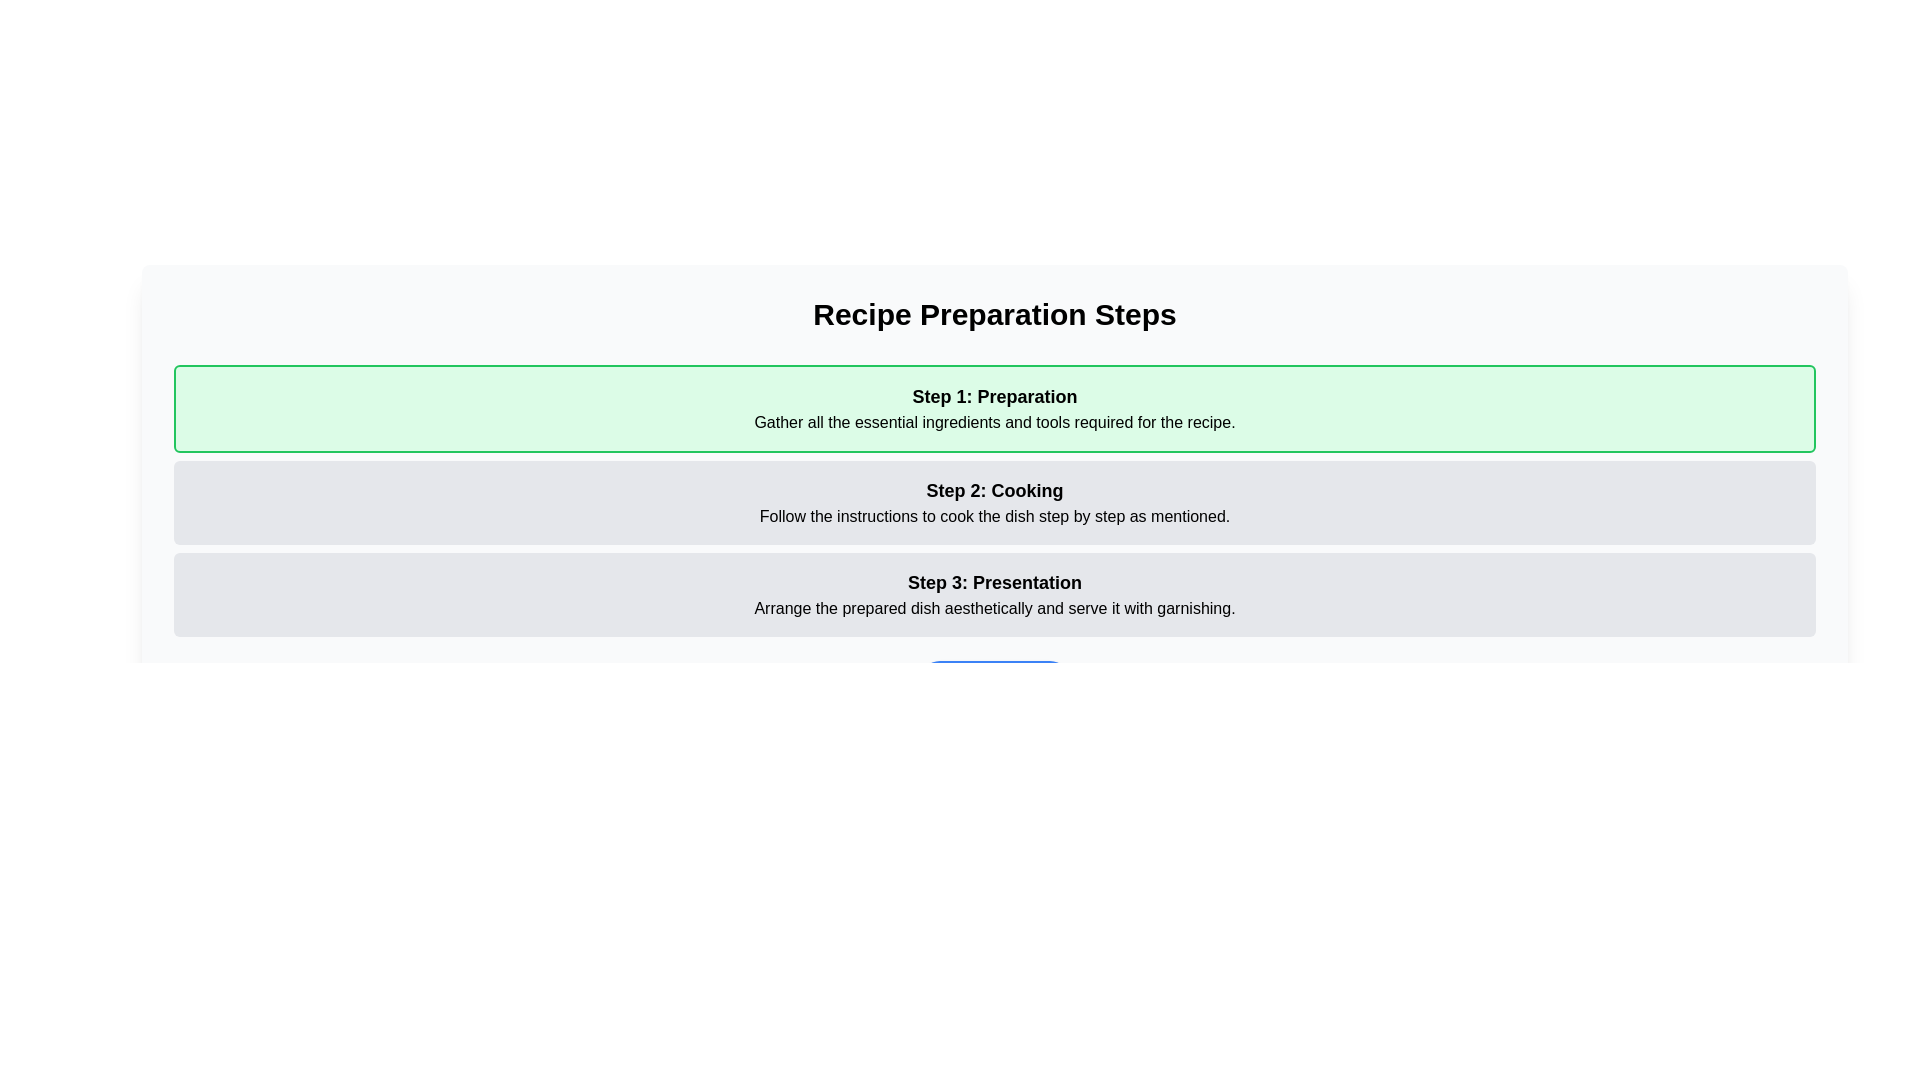 This screenshot has width=1920, height=1080. Describe the element at coordinates (994, 608) in the screenshot. I see `text block containing 'Arrange the prepared dish aesthetically and serve it with garnishing.' located directly below the header 'Step 3: Presentation.'` at that location.